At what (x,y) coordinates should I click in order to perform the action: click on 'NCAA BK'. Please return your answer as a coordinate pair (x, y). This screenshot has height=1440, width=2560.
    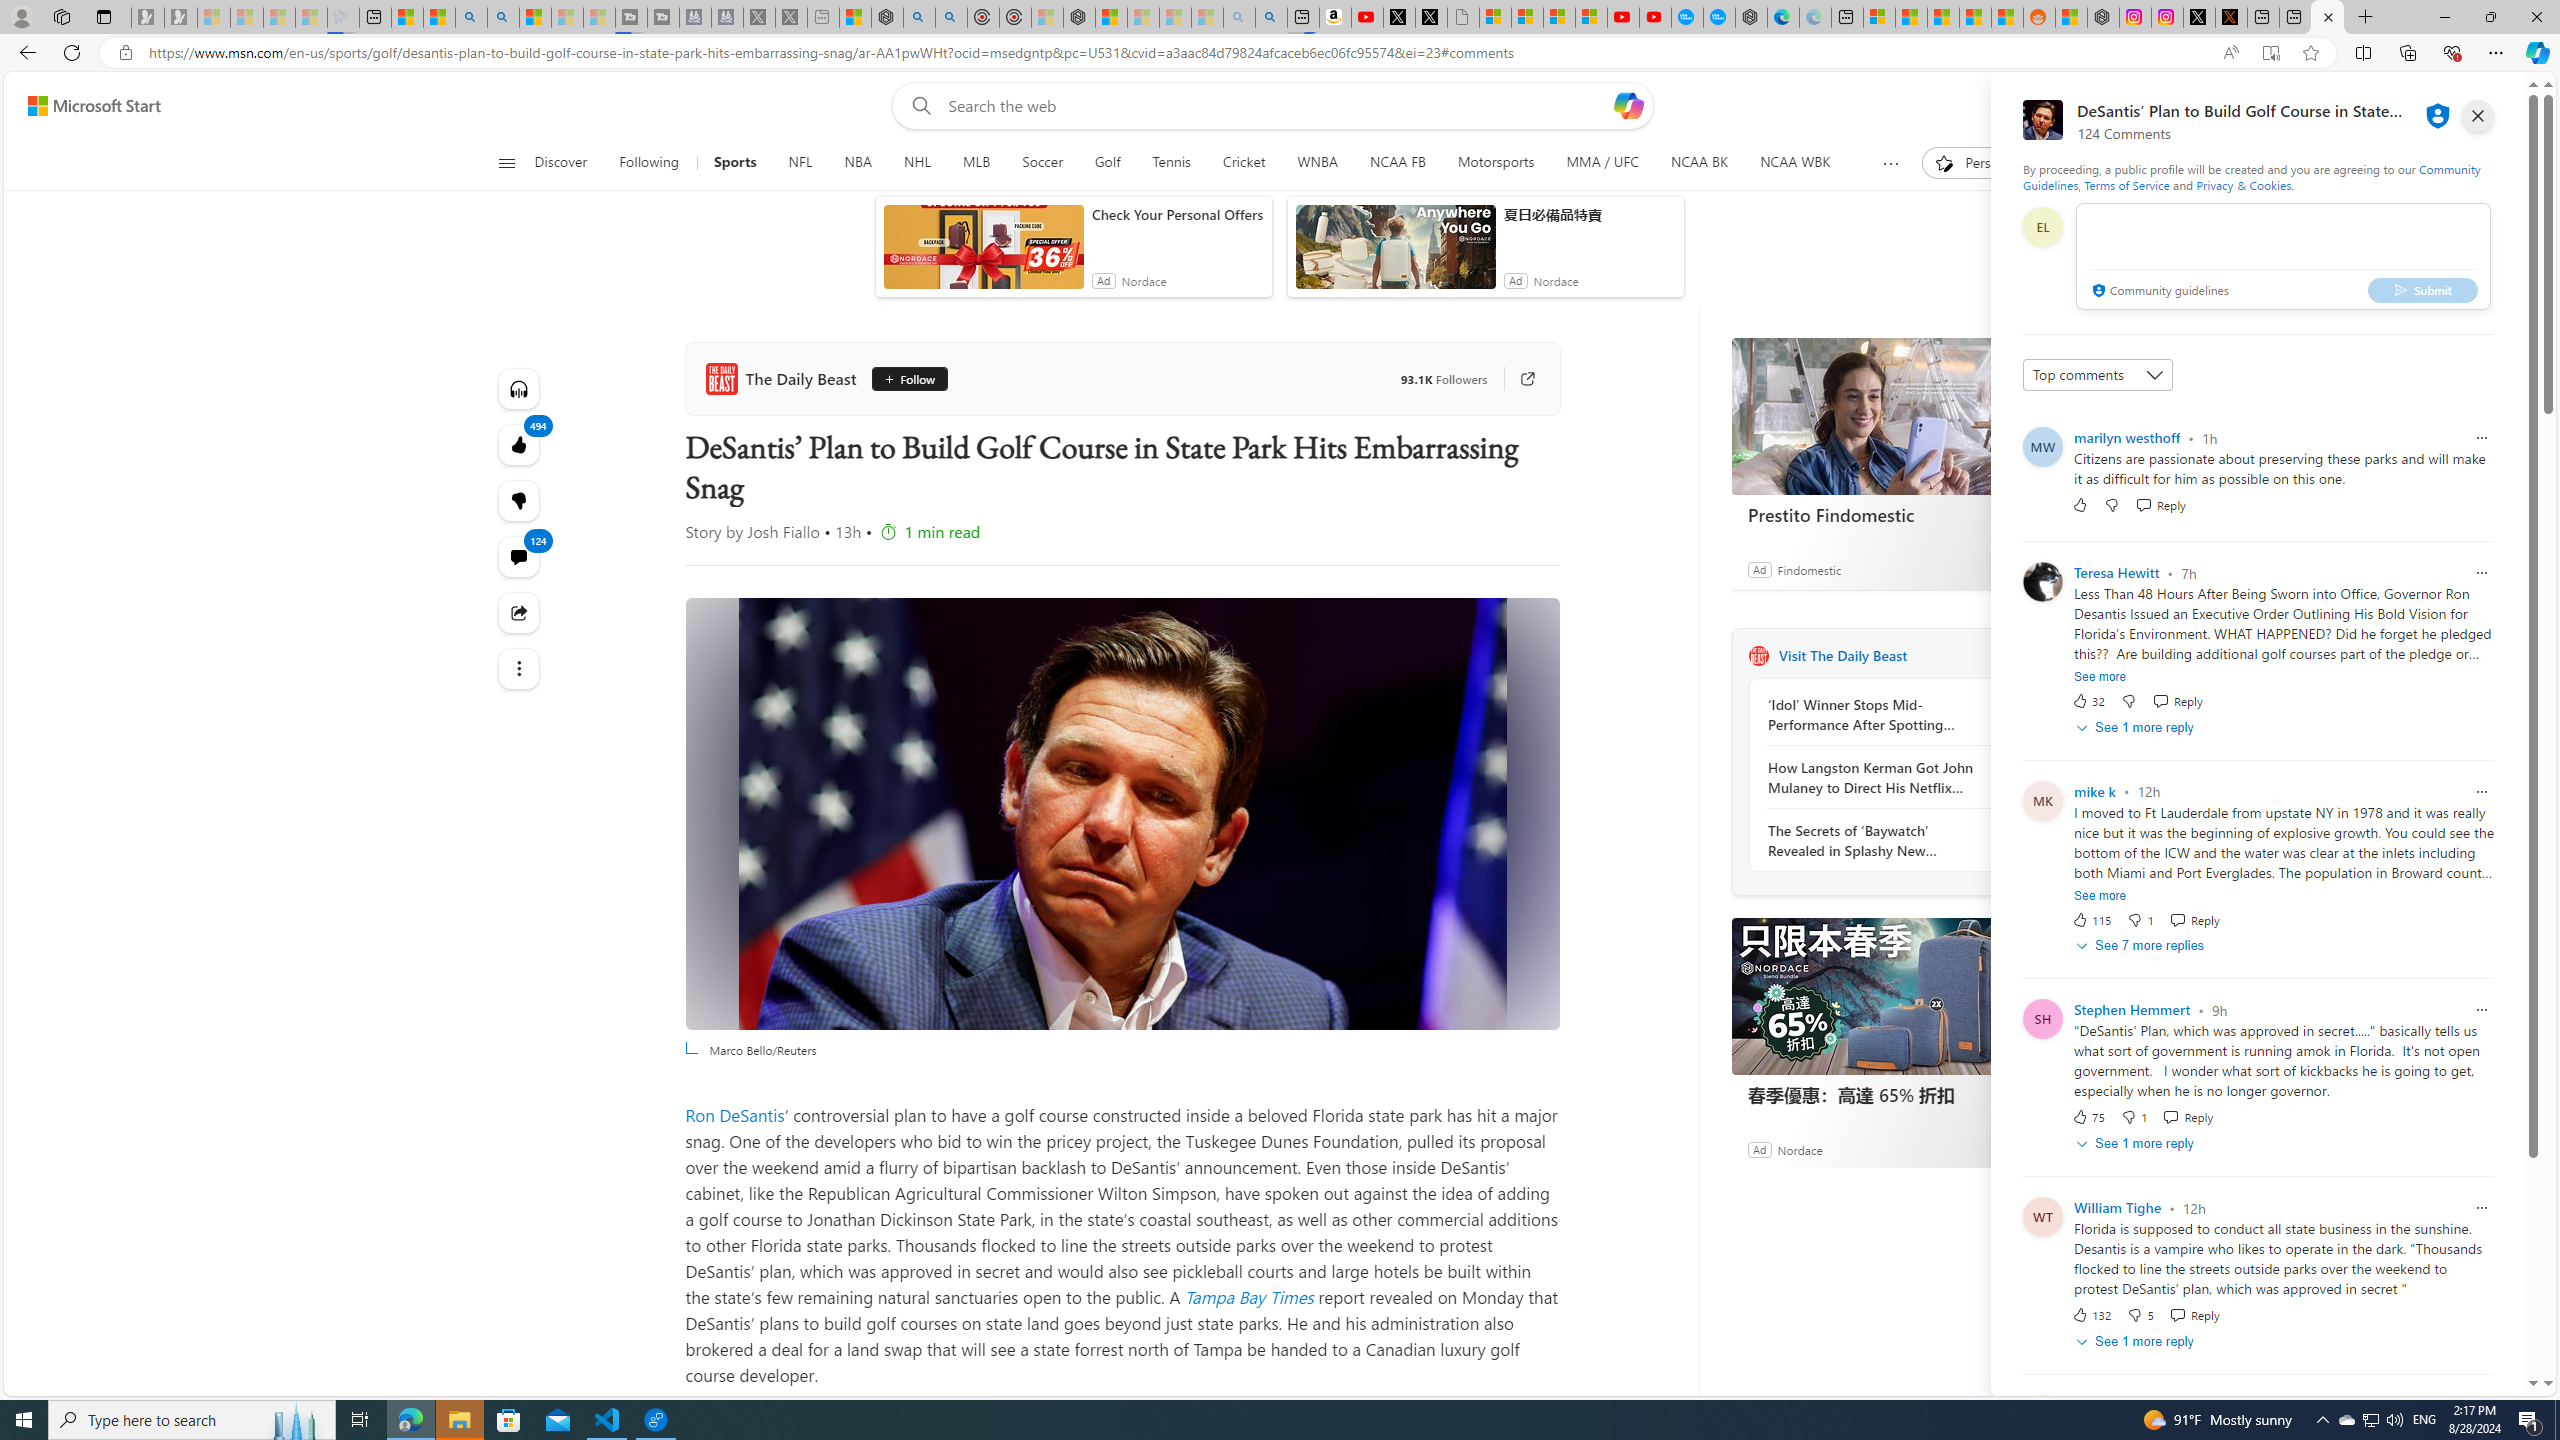
    Looking at the image, I should click on (1697, 162).